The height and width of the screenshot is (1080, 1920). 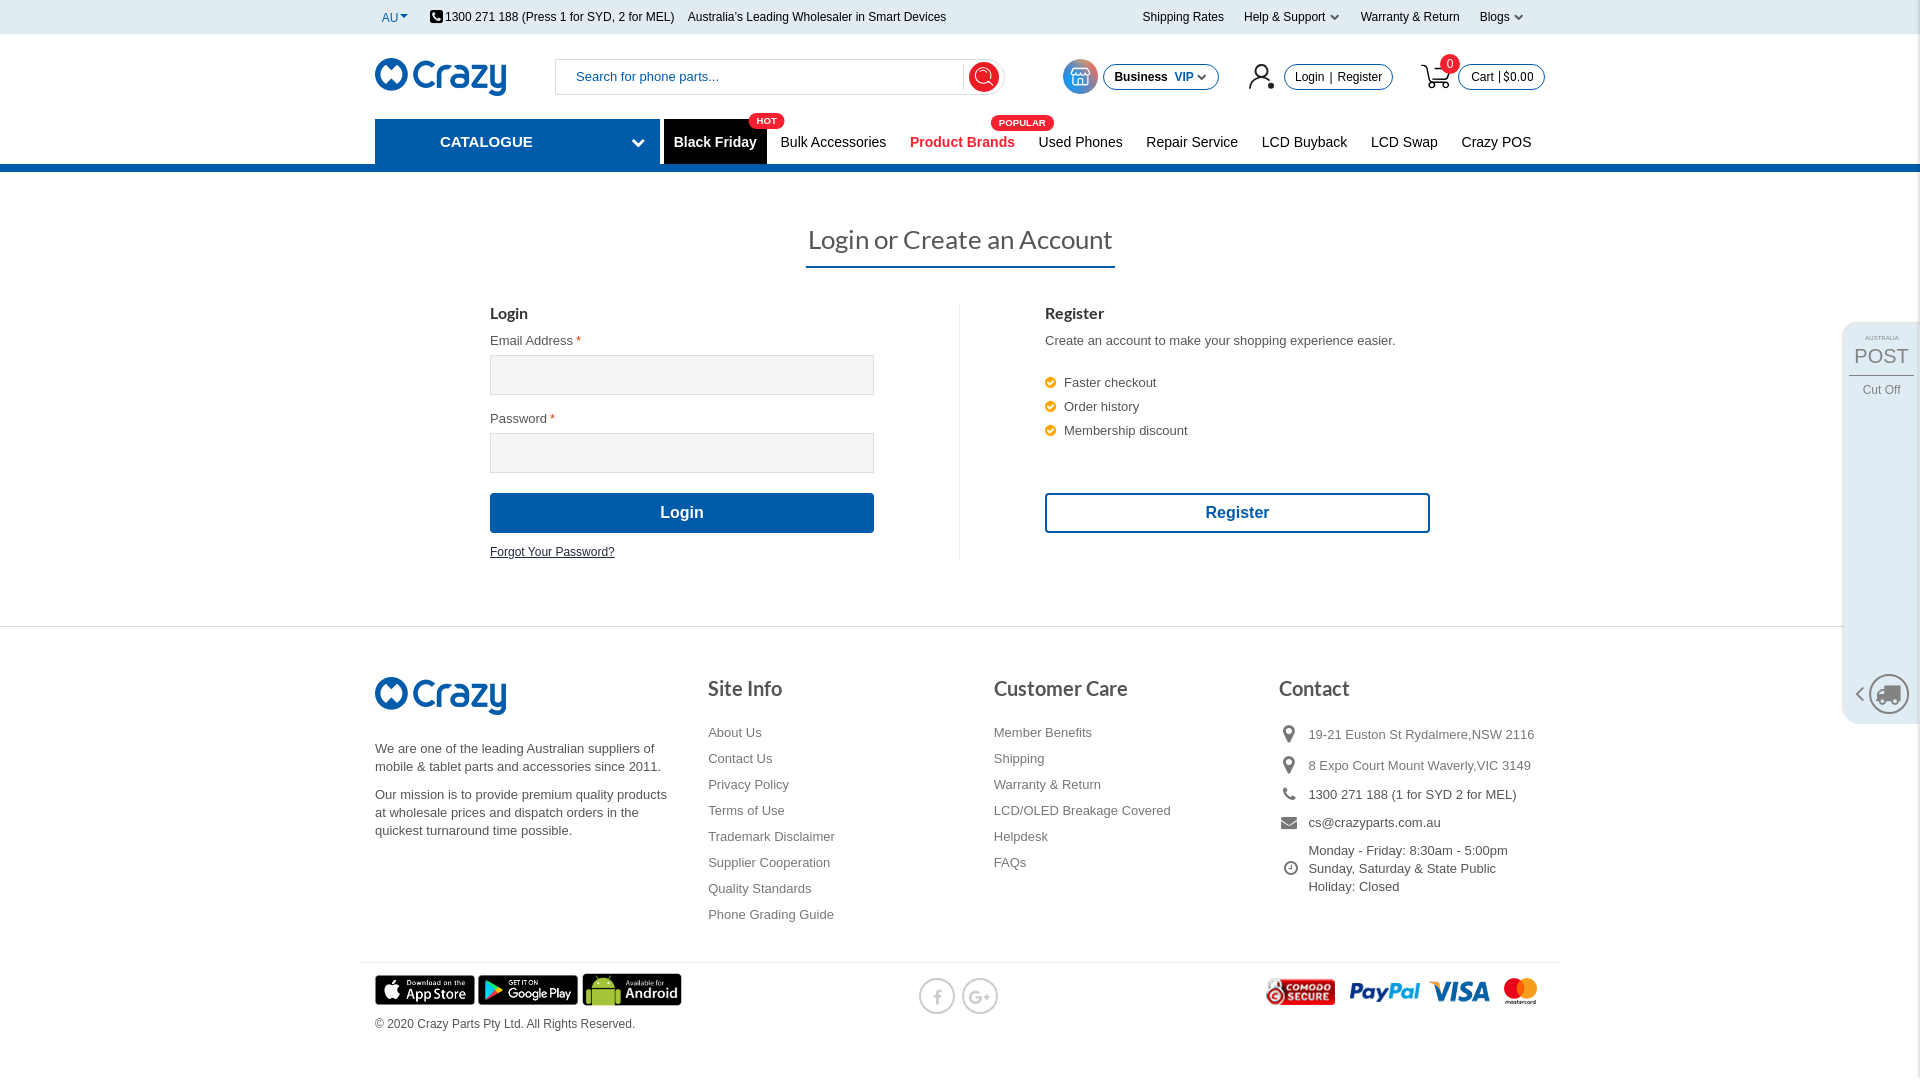 I want to click on 'Register', so click(x=1236, y=512).